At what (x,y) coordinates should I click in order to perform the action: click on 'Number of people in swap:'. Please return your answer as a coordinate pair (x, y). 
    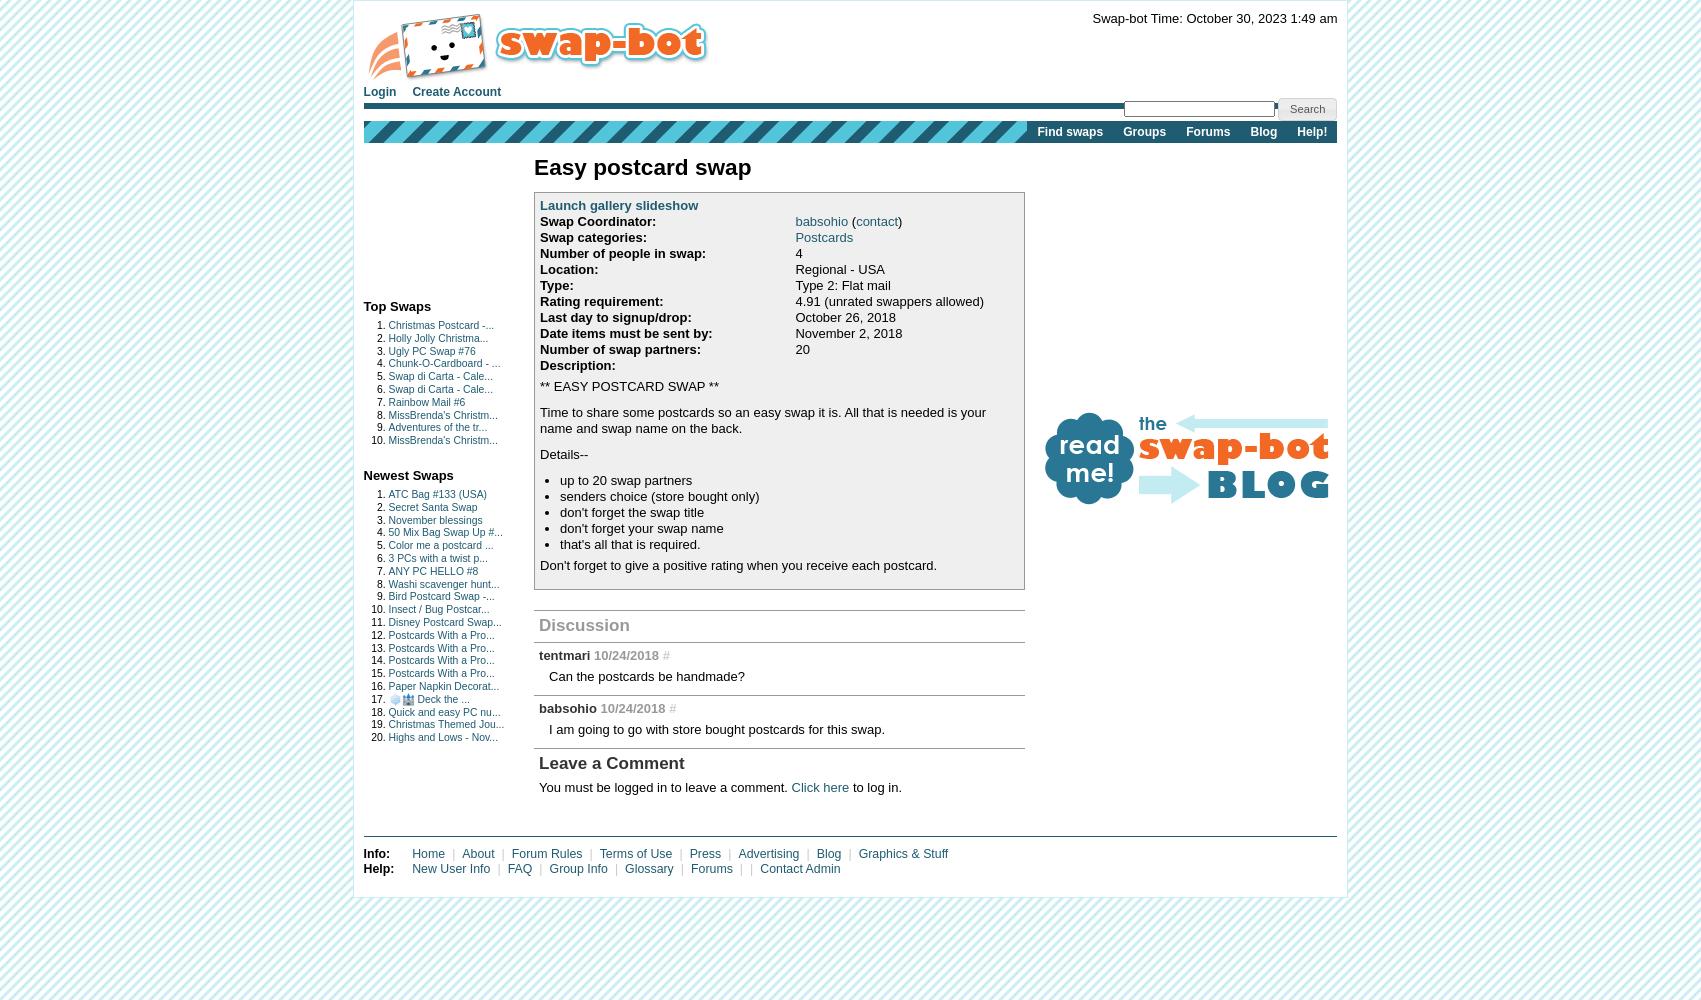
    Looking at the image, I should click on (540, 252).